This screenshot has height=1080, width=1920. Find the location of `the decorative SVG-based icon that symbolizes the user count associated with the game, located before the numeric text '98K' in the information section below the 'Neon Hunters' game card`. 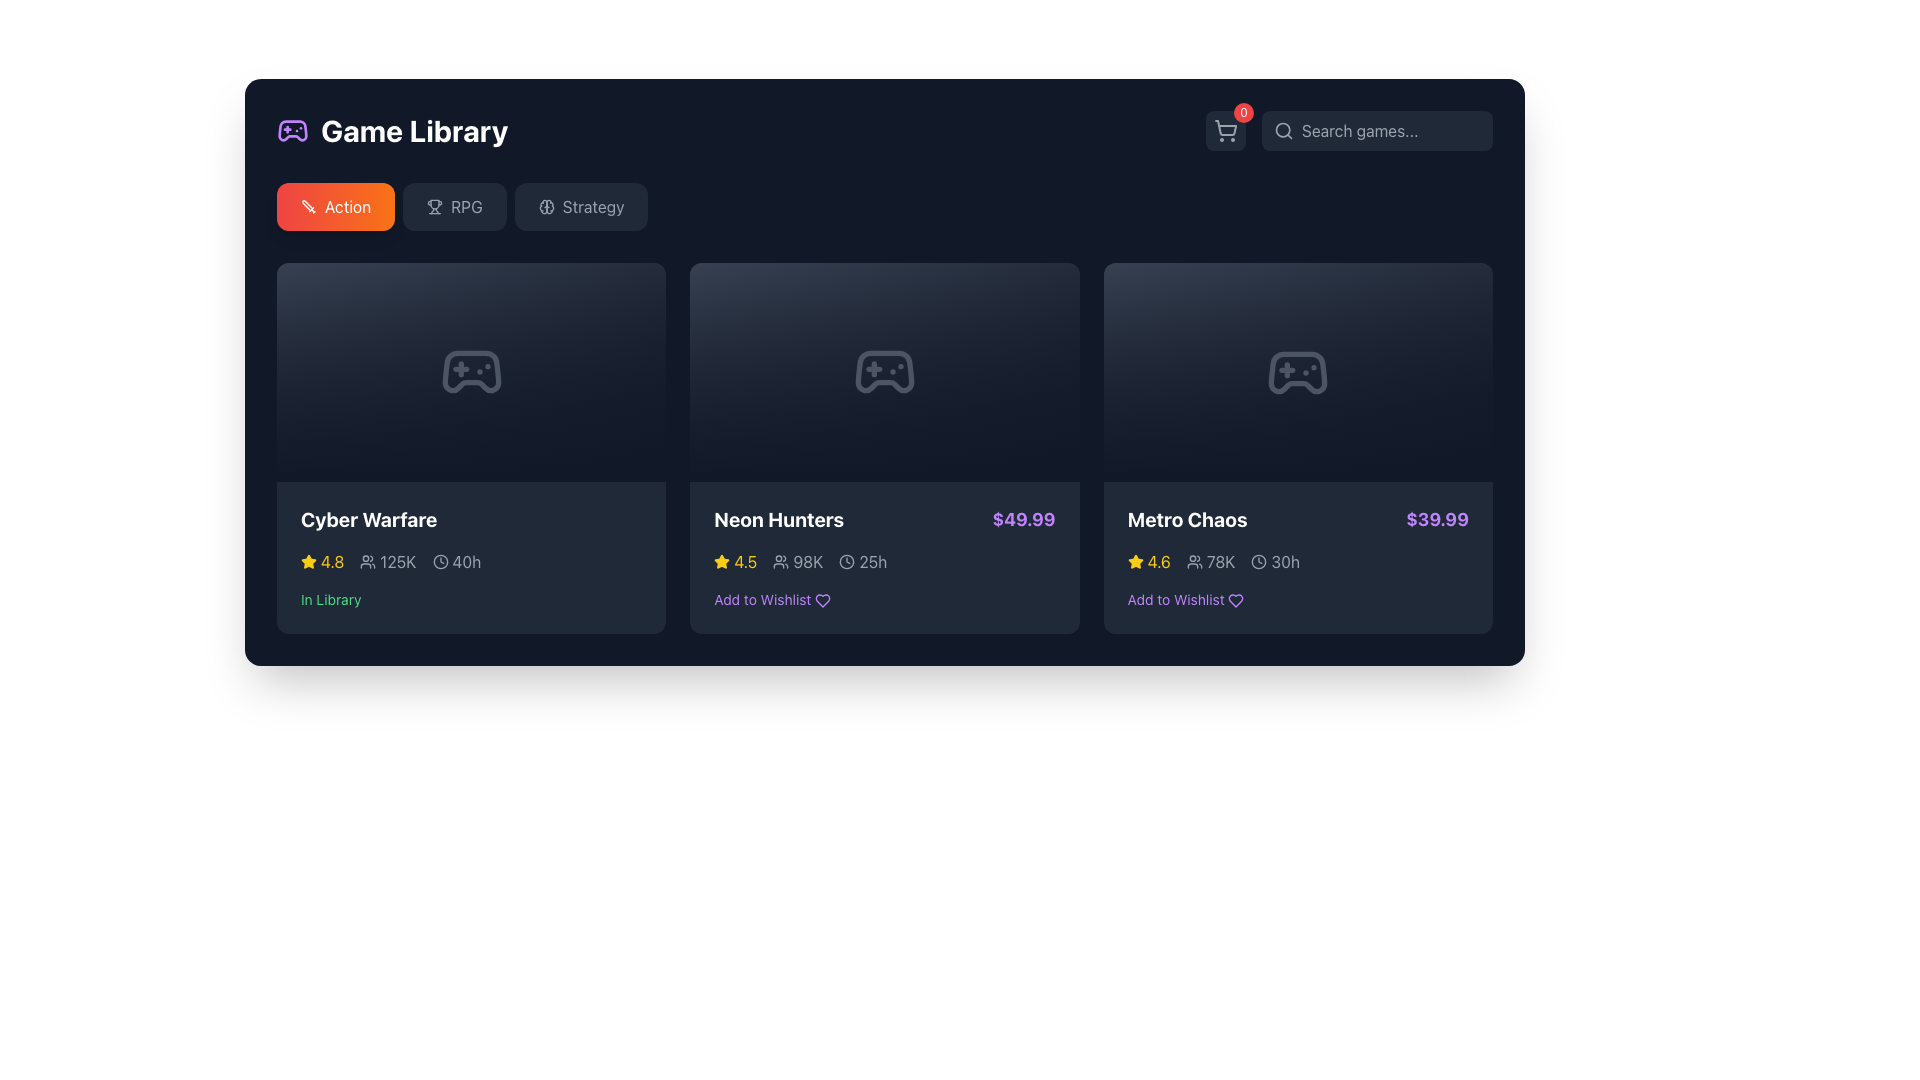

the decorative SVG-based icon that symbolizes the user count associated with the game, located before the numeric text '98K' in the information section below the 'Neon Hunters' game card is located at coordinates (780, 562).